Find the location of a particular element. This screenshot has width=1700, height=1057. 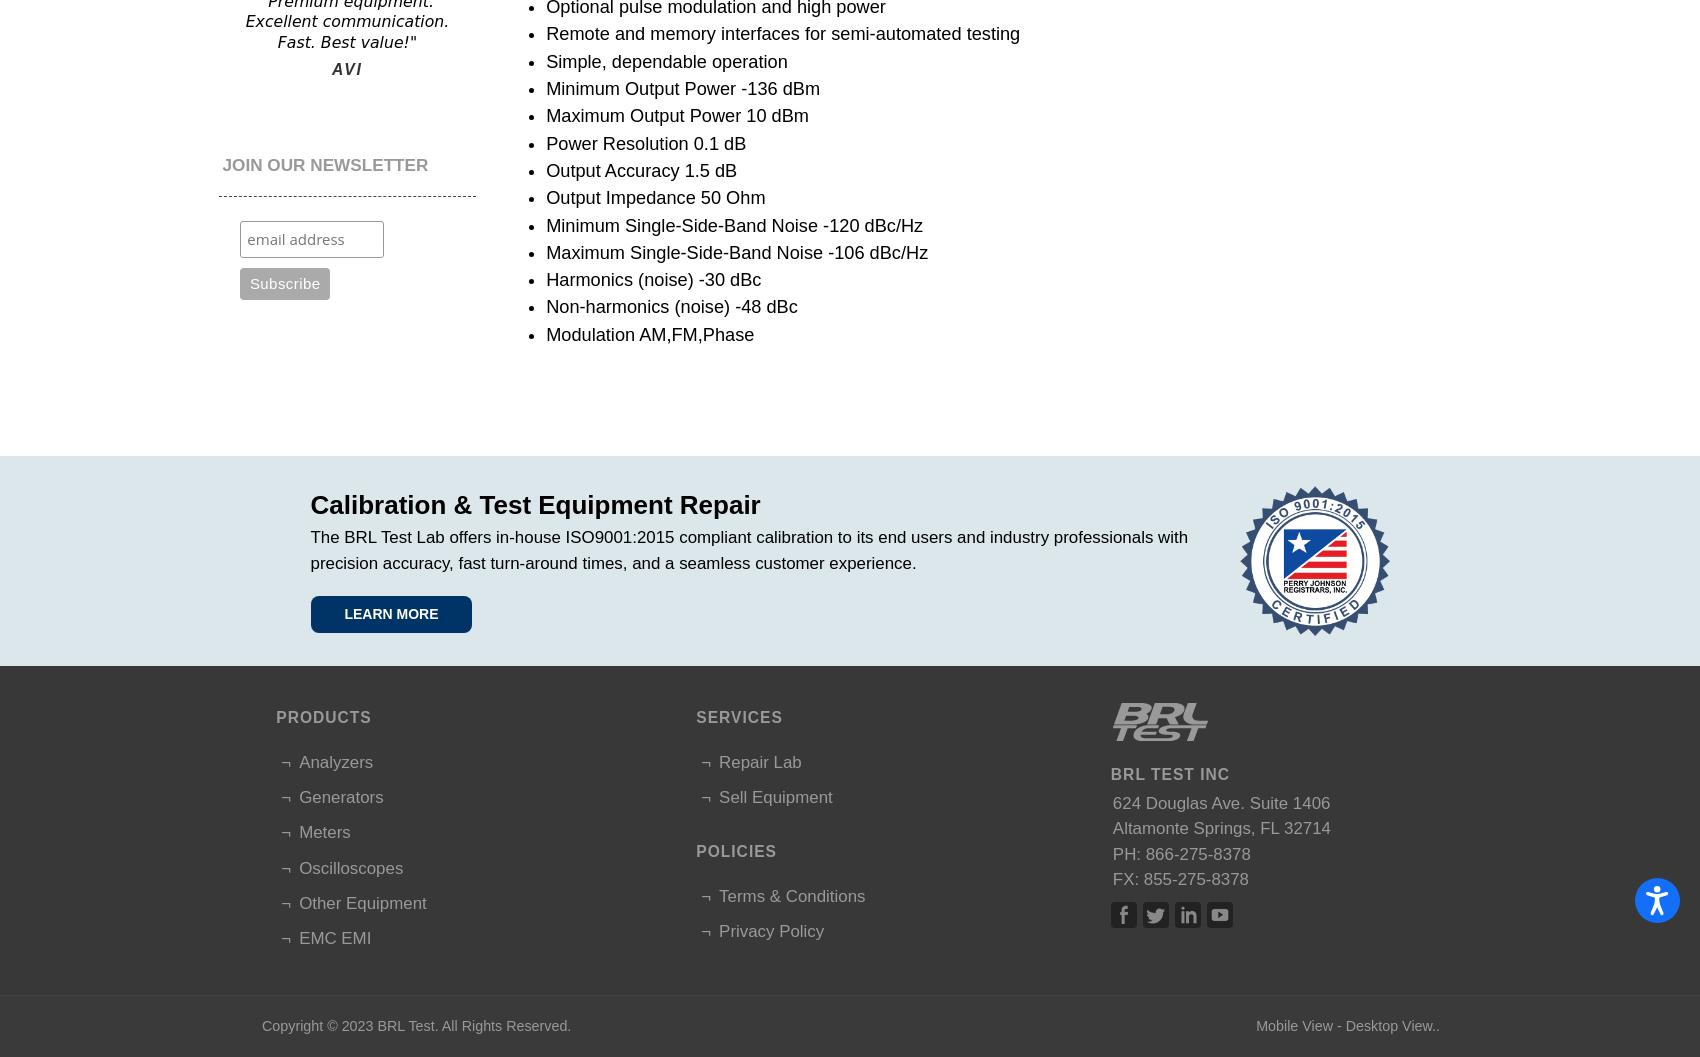

'Output Impedance 50 Ohm' is located at coordinates (545, 197).